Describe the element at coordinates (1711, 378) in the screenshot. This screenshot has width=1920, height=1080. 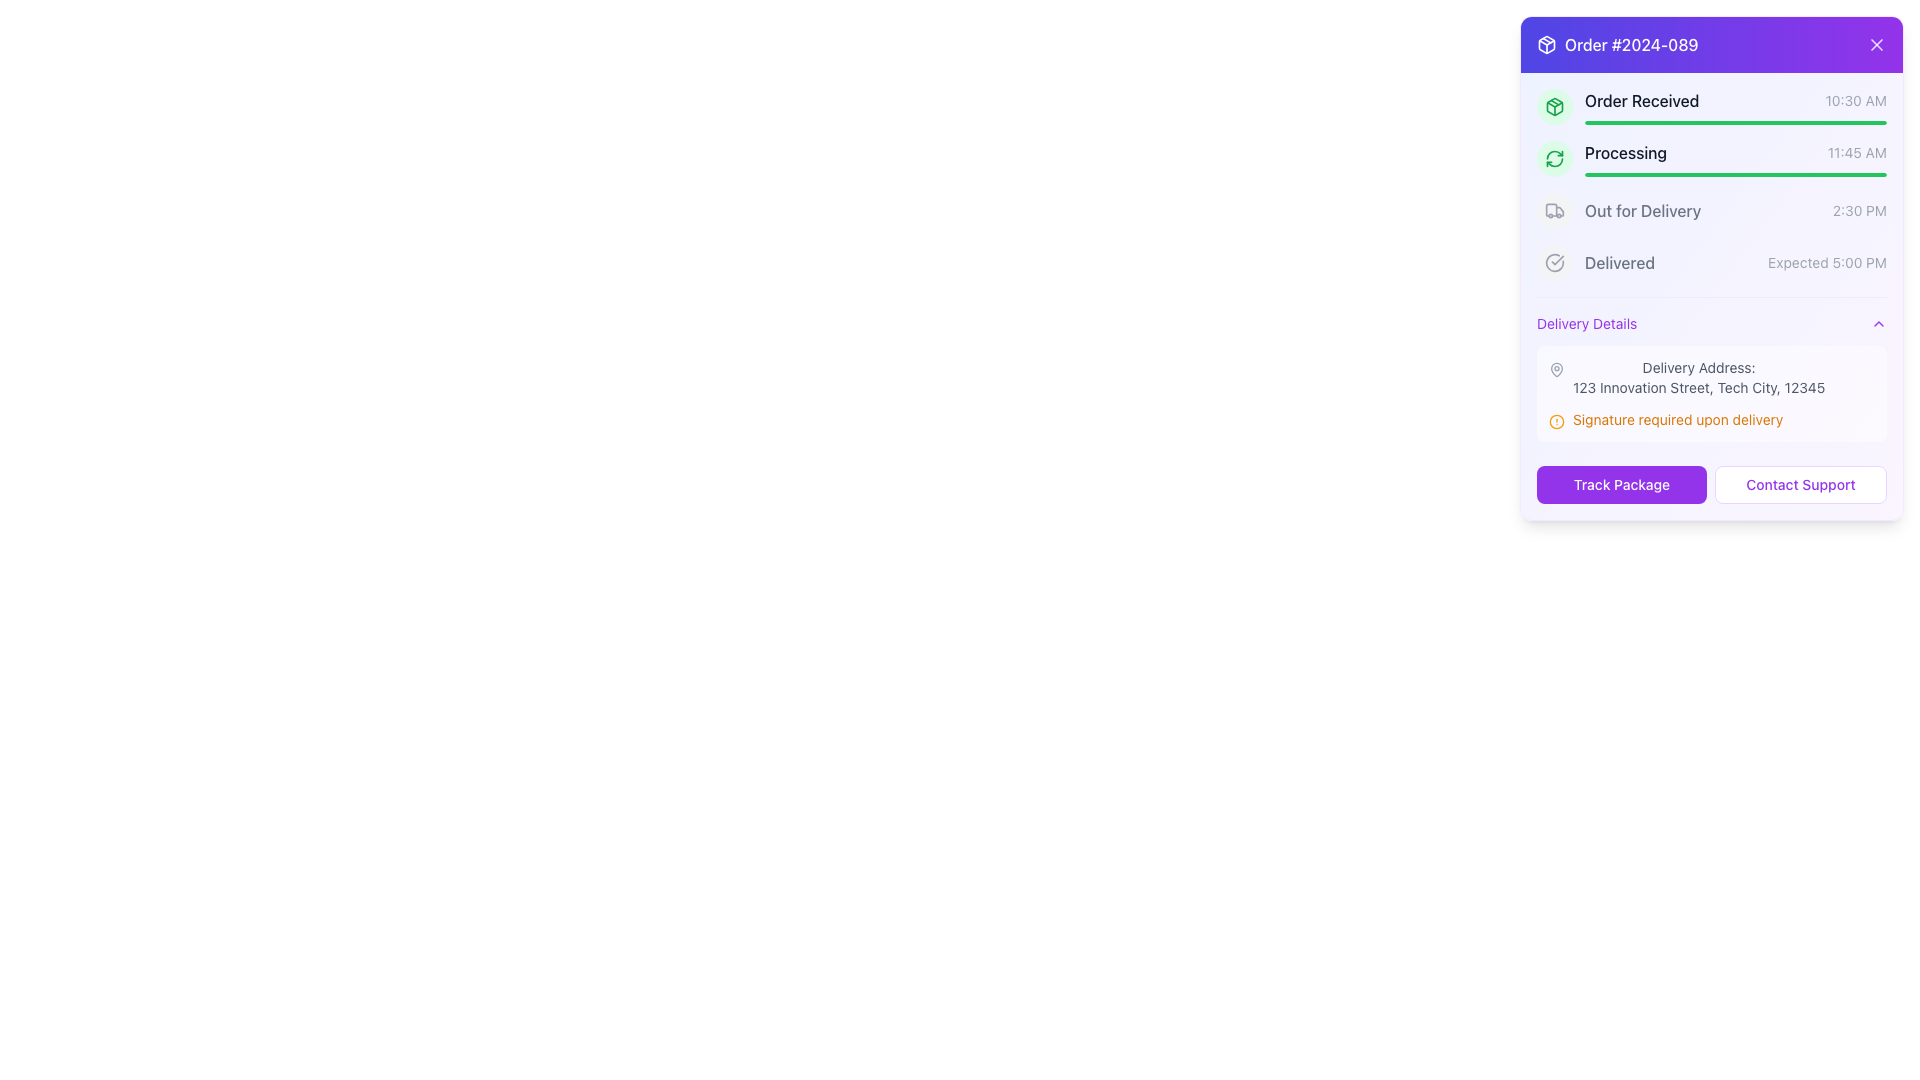
I see `the static text element displaying the delivery address 'Delivery Address: 123 Innovation Street, Tech City, 12345', which is located under the 'Delivery Details' header in the 'Order #2024-089' panel` at that location.